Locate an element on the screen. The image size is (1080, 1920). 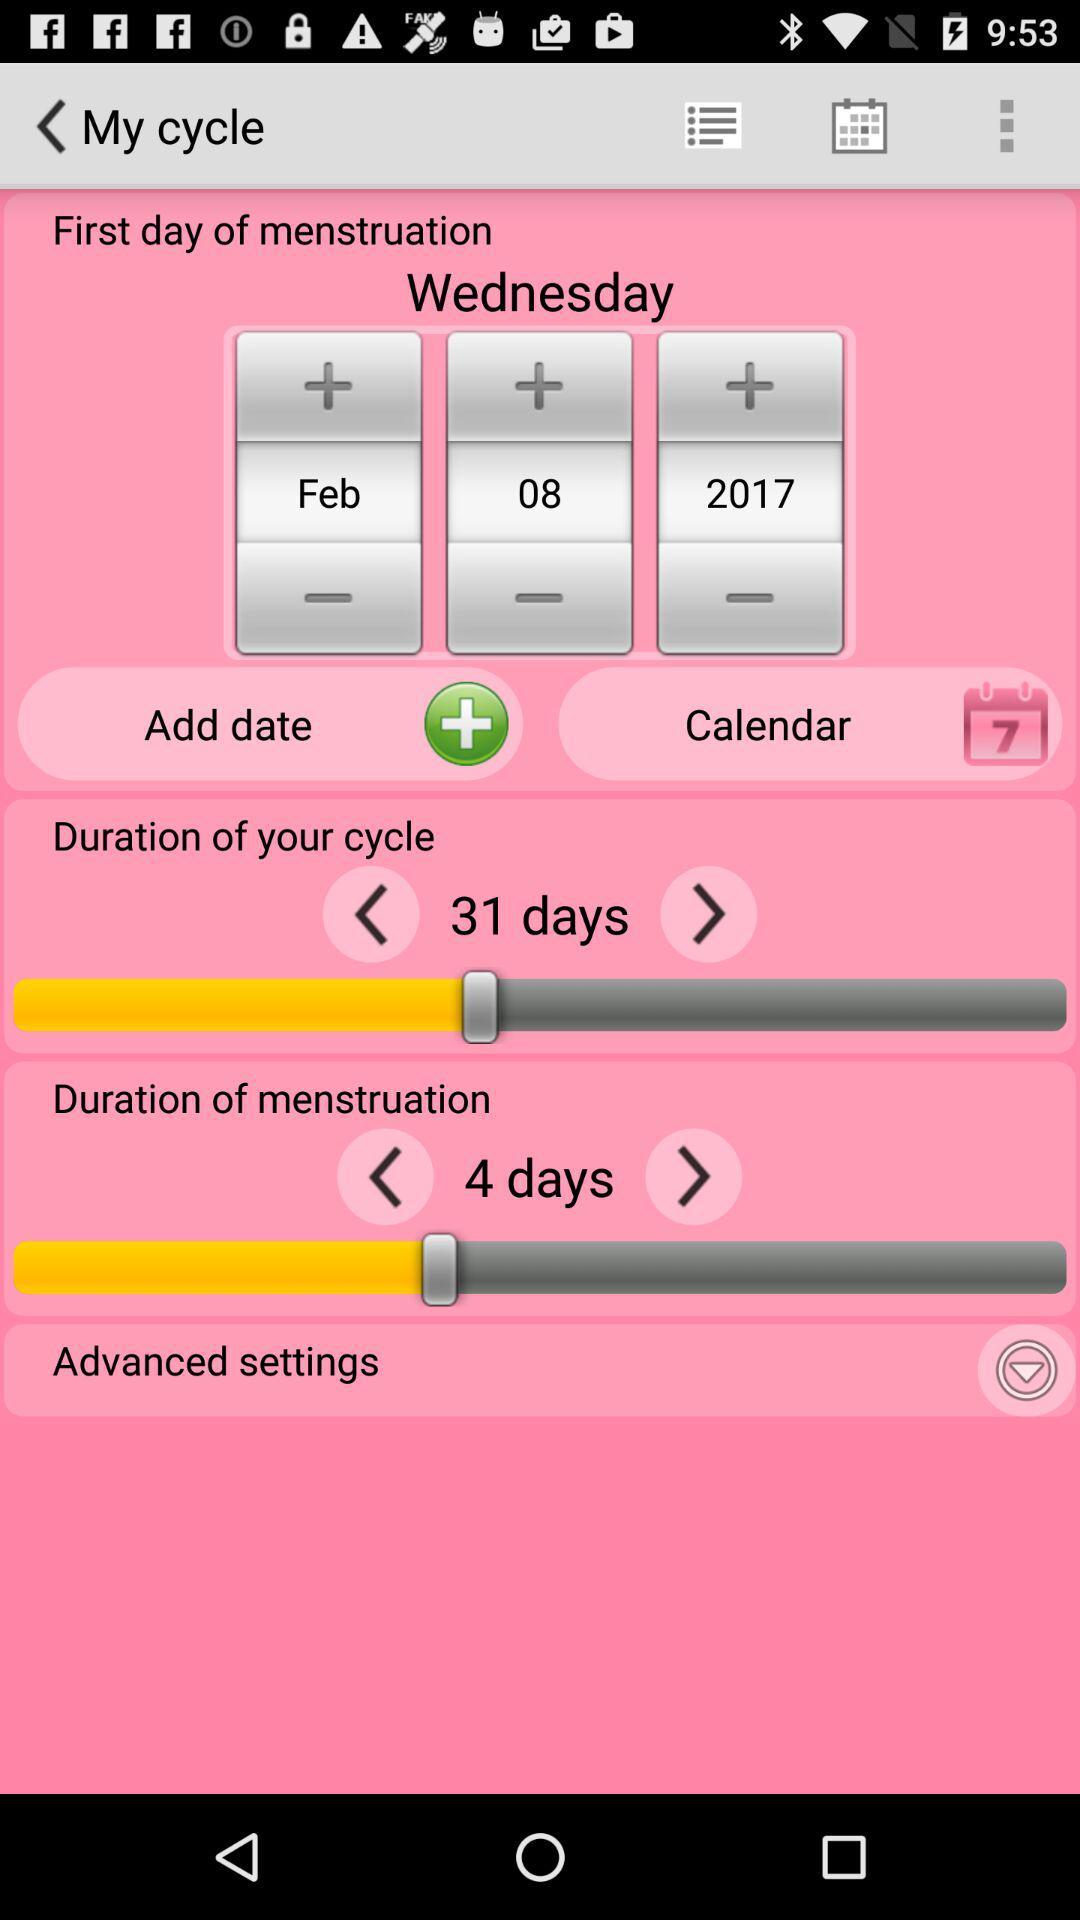
1 day is located at coordinates (707, 913).